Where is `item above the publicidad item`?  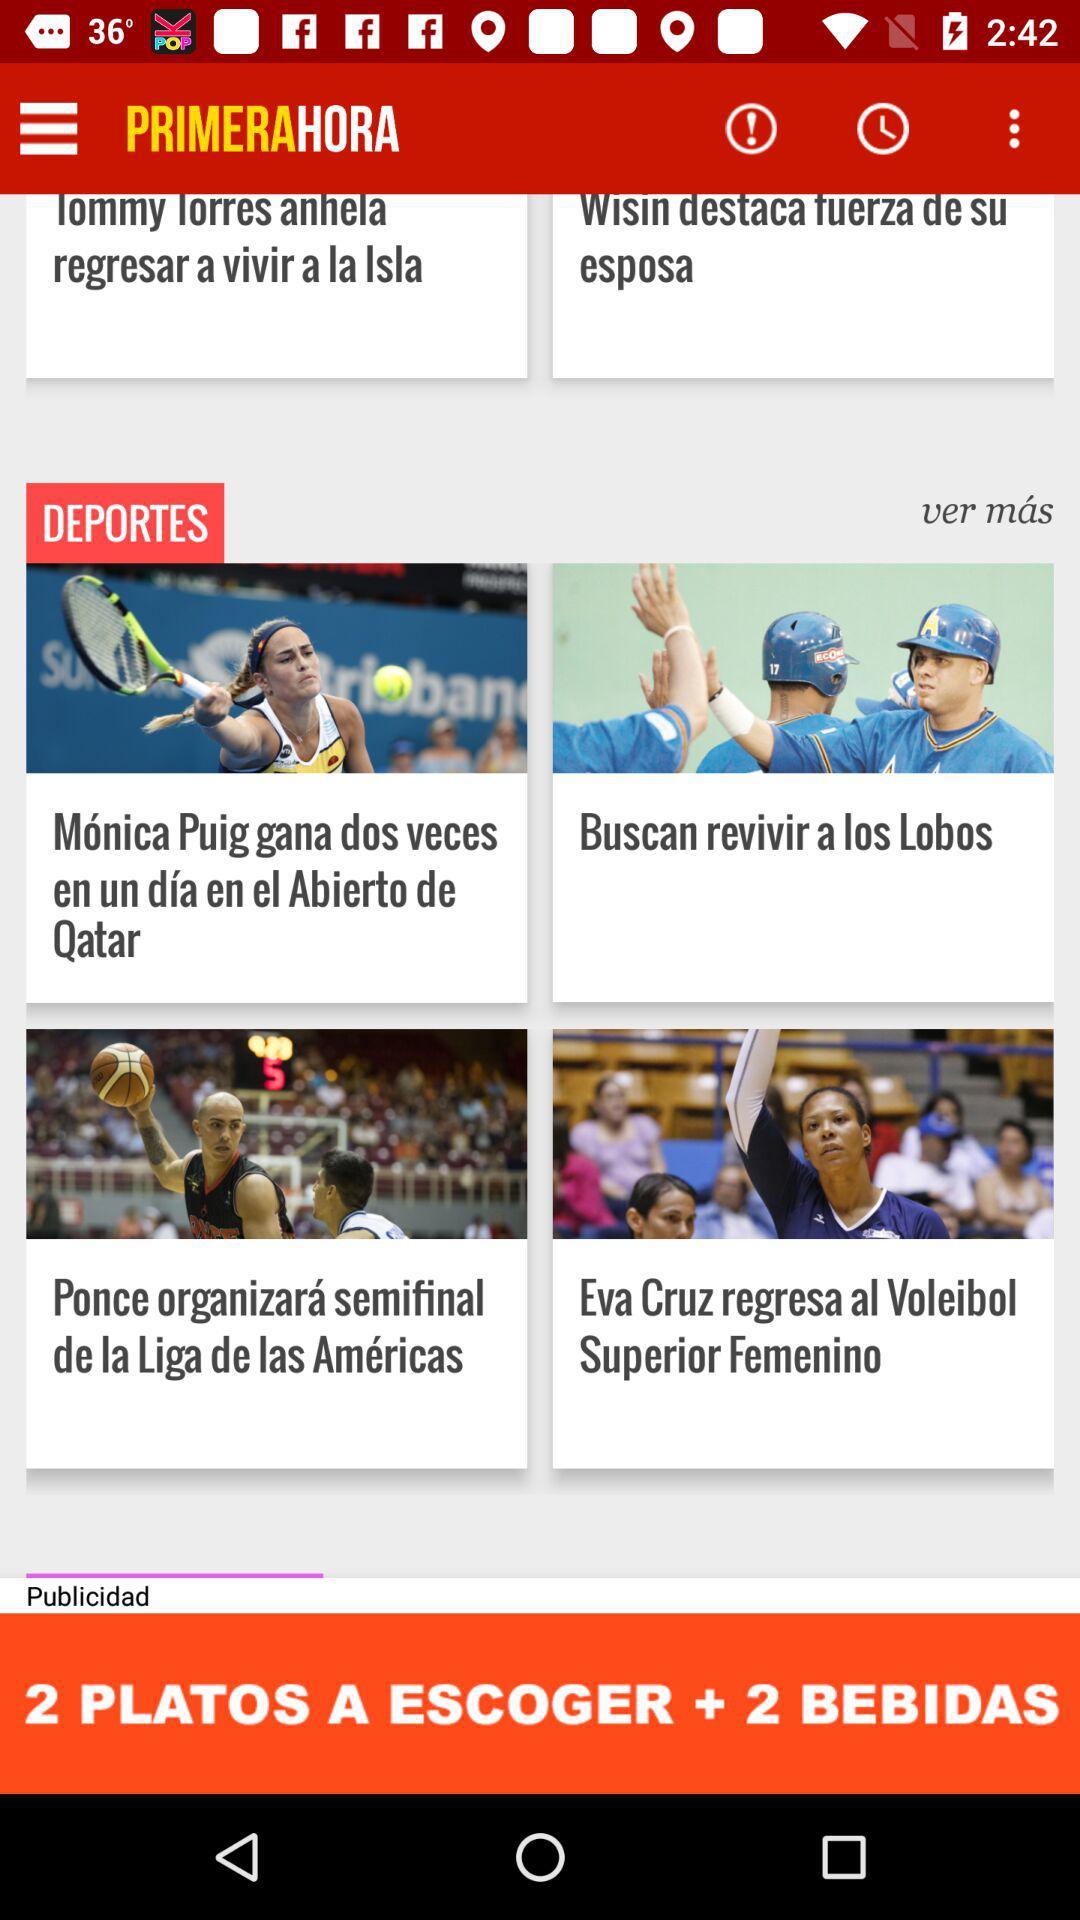
item above the publicidad item is located at coordinates (173, 1574).